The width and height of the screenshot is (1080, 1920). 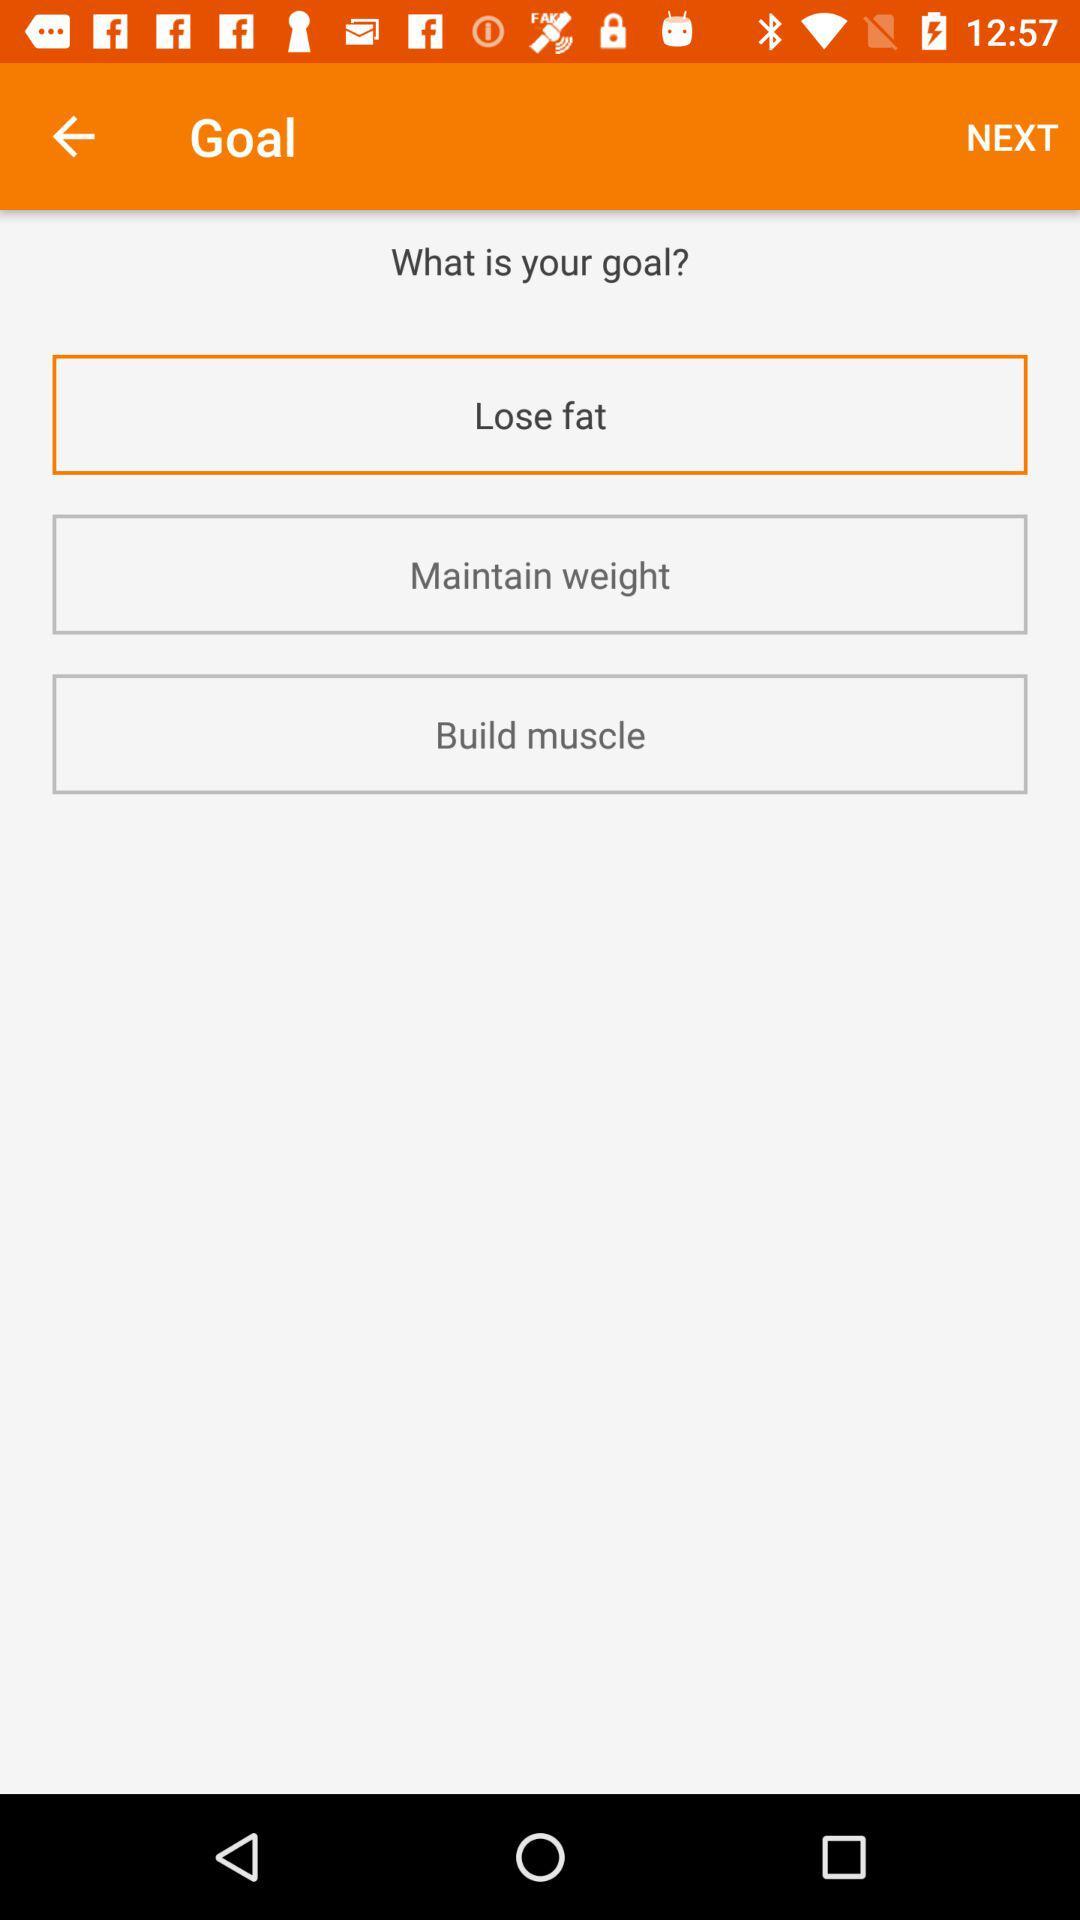 What do you see at coordinates (540, 312) in the screenshot?
I see `icon below what is your item` at bounding box center [540, 312].